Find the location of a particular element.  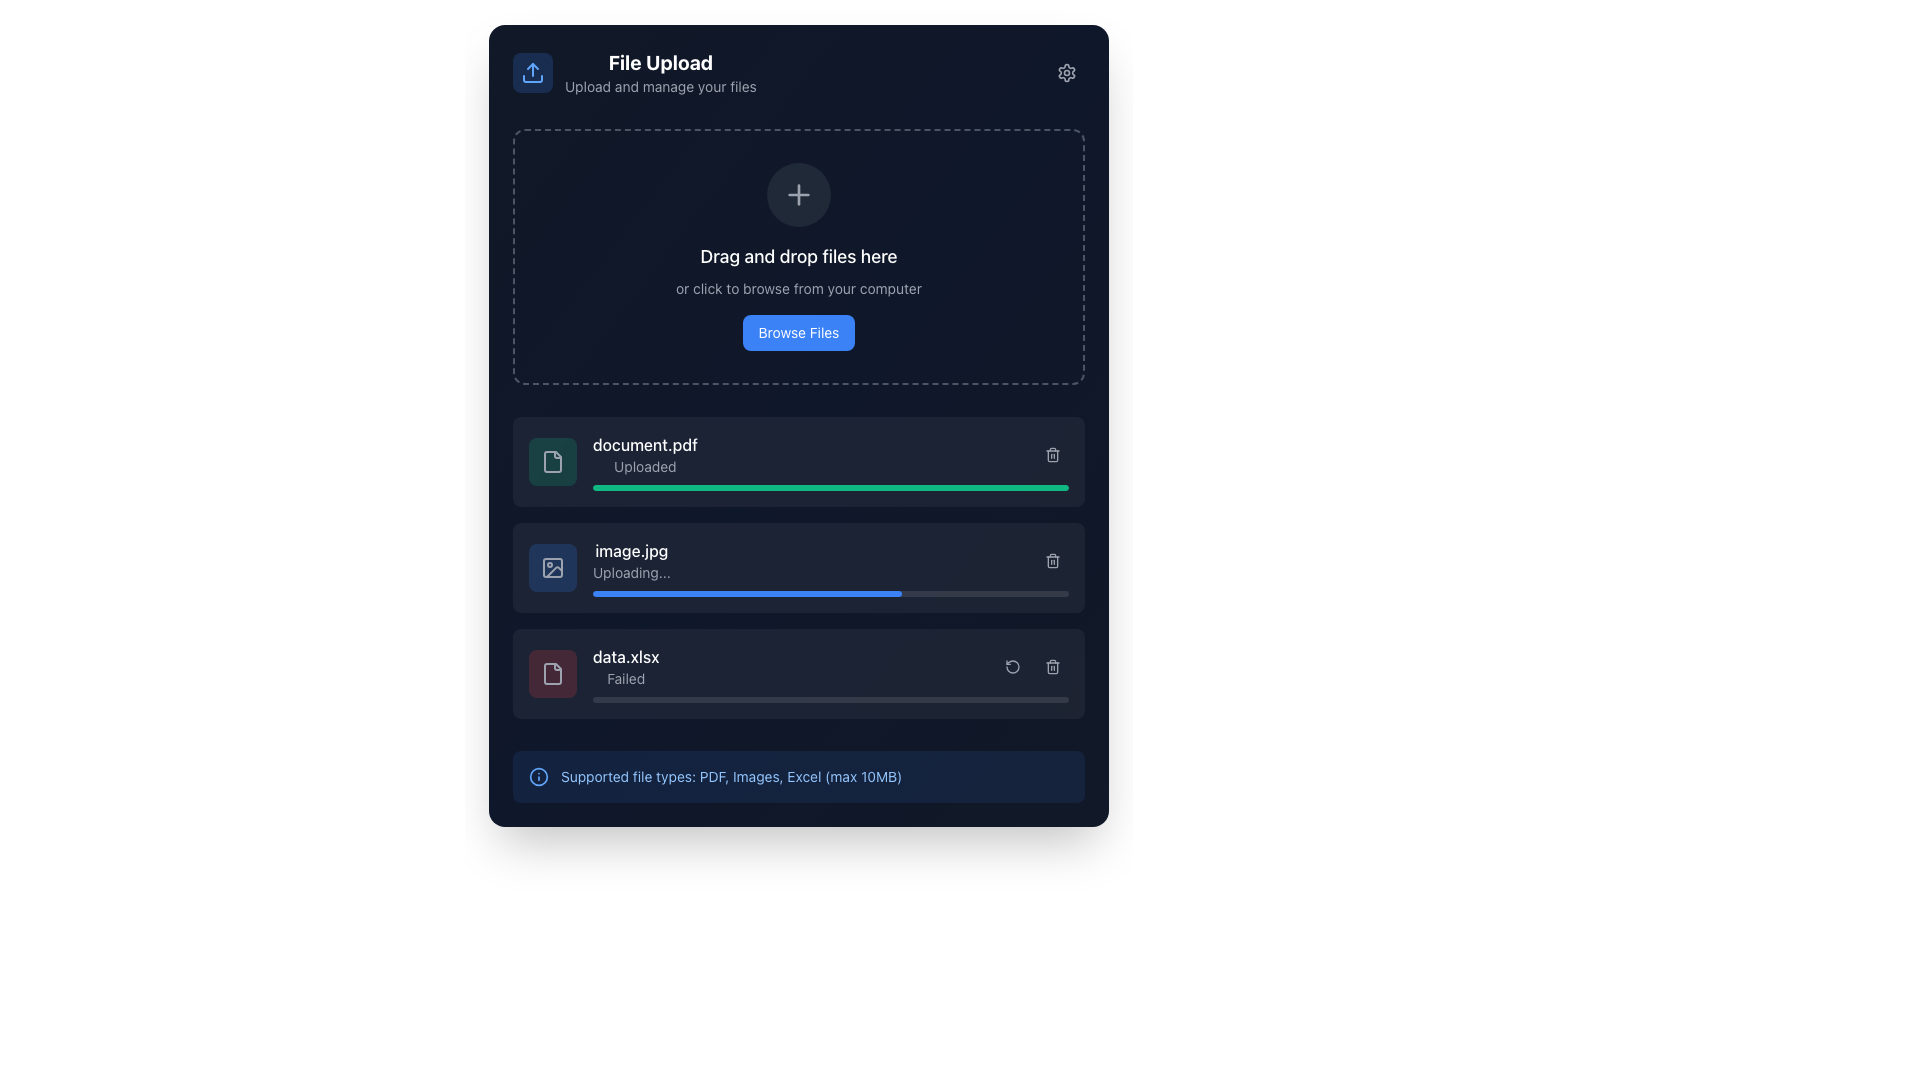

the filename 'document.pdf' displayed in bold white font in the first row of the file listing section to take actions such as previewing or downloading the file is located at coordinates (645, 455).